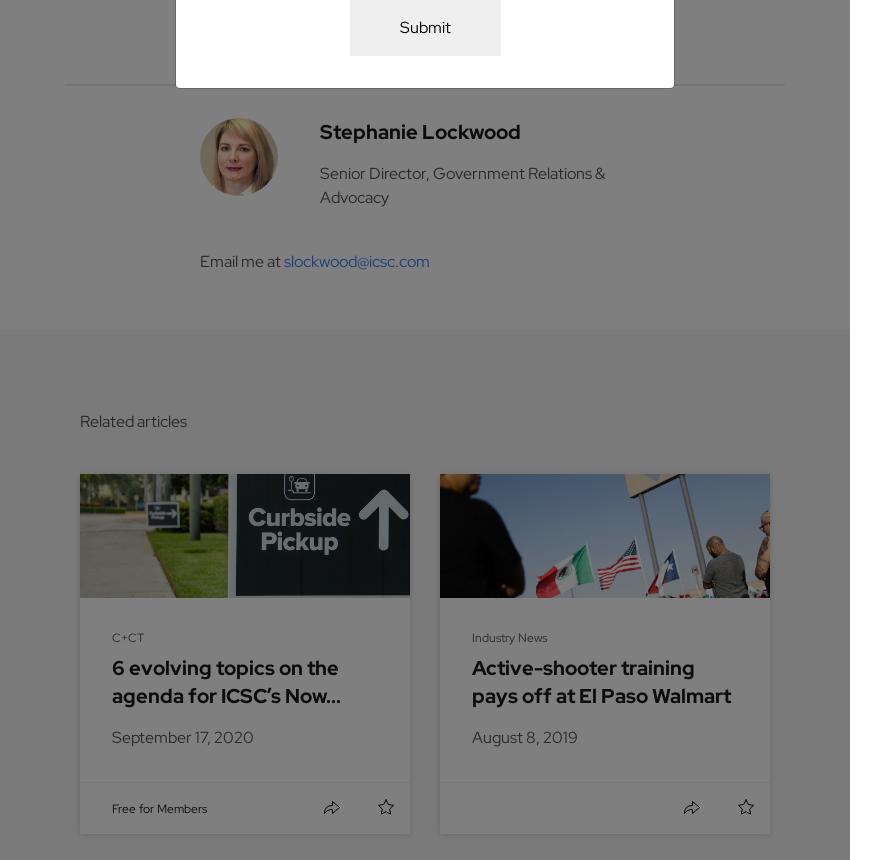 The height and width of the screenshot is (860, 894). What do you see at coordinates (601, 681) in the screenshot?
I see `'Active-shooter training pays off at El Paso Walmart'` at bounding box center [601, 681].